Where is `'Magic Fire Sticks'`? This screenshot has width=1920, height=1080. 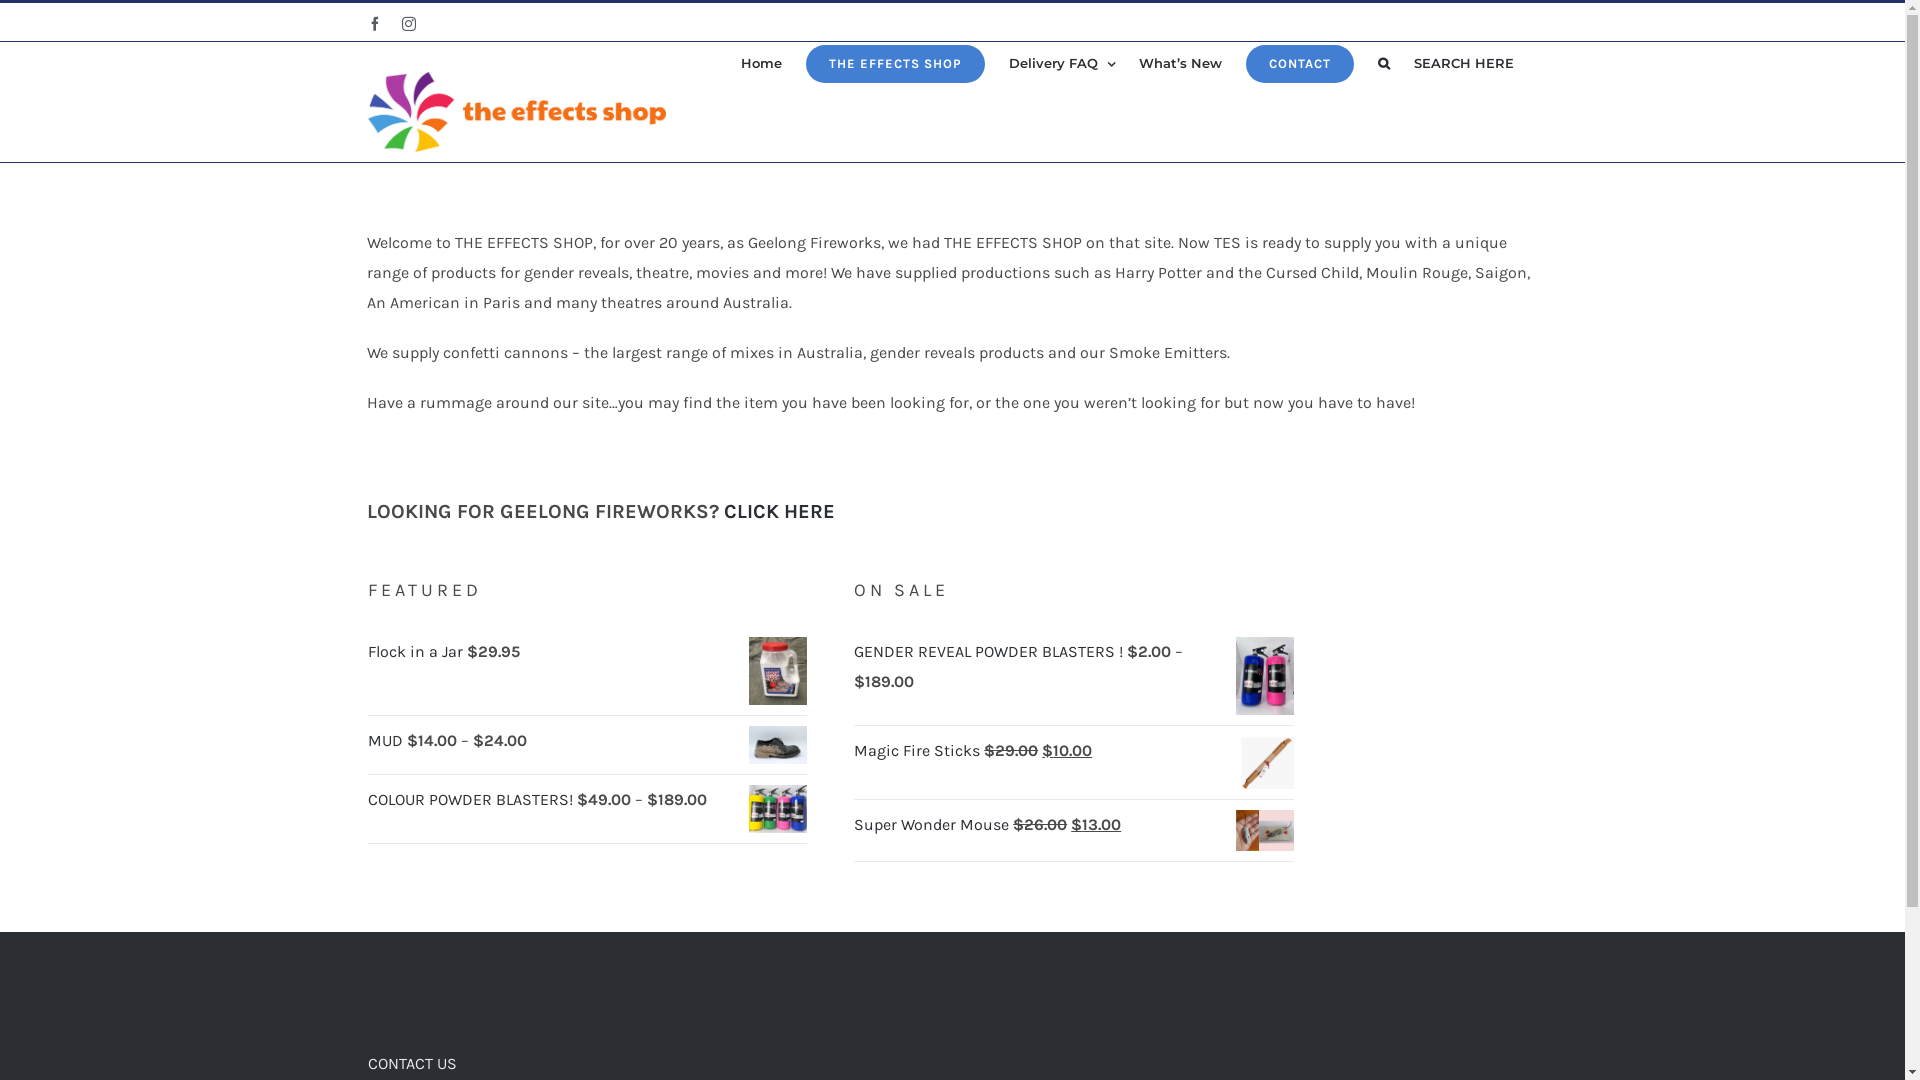
'Magic Fire Sticks' is located at coordinates (917, 750).